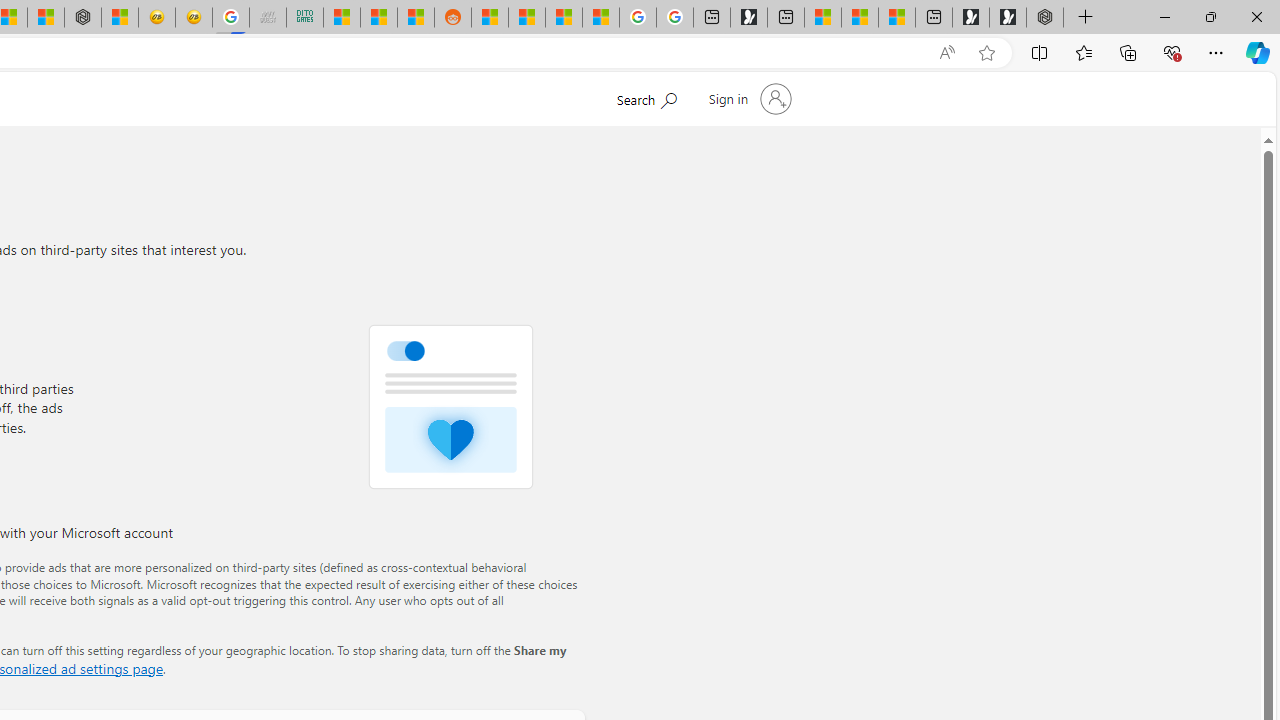 The image size is (1280, 720). Describe the element at coordinates (82, 17) in the screenshot. I see `'Nordace - #1 Japanese Best-Seller - Siena Smart Backpack'` at that location.